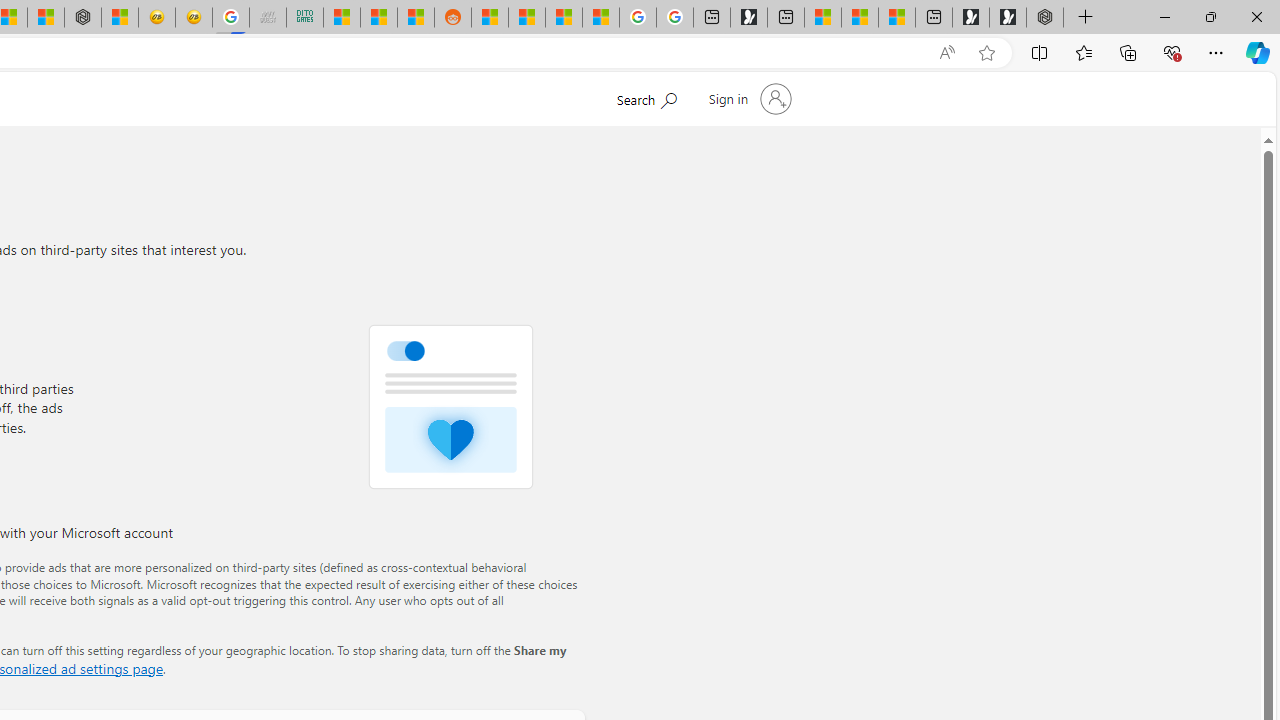 The image size is (1280, 720). Describe the element at coordinates (82, 17) in the screenshot. I see `'Nordace - #1 Japanese Best-Seller - Siena Smart Backpack'` at that location.